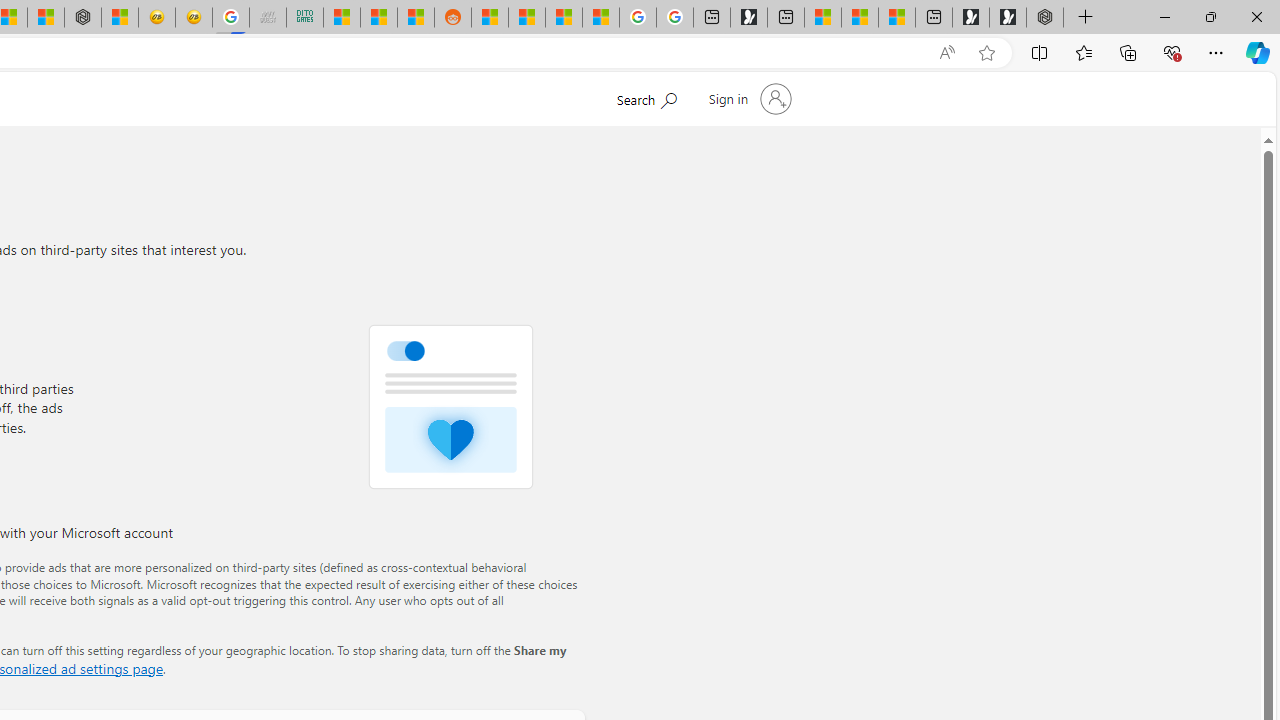 The image size is (1280, 720). Describe the element at coordinates (82, 17) in the screenshot. I see `'Nordace - #1 Japanese Best-Seller - Siena Smart Backpack'` at that location.